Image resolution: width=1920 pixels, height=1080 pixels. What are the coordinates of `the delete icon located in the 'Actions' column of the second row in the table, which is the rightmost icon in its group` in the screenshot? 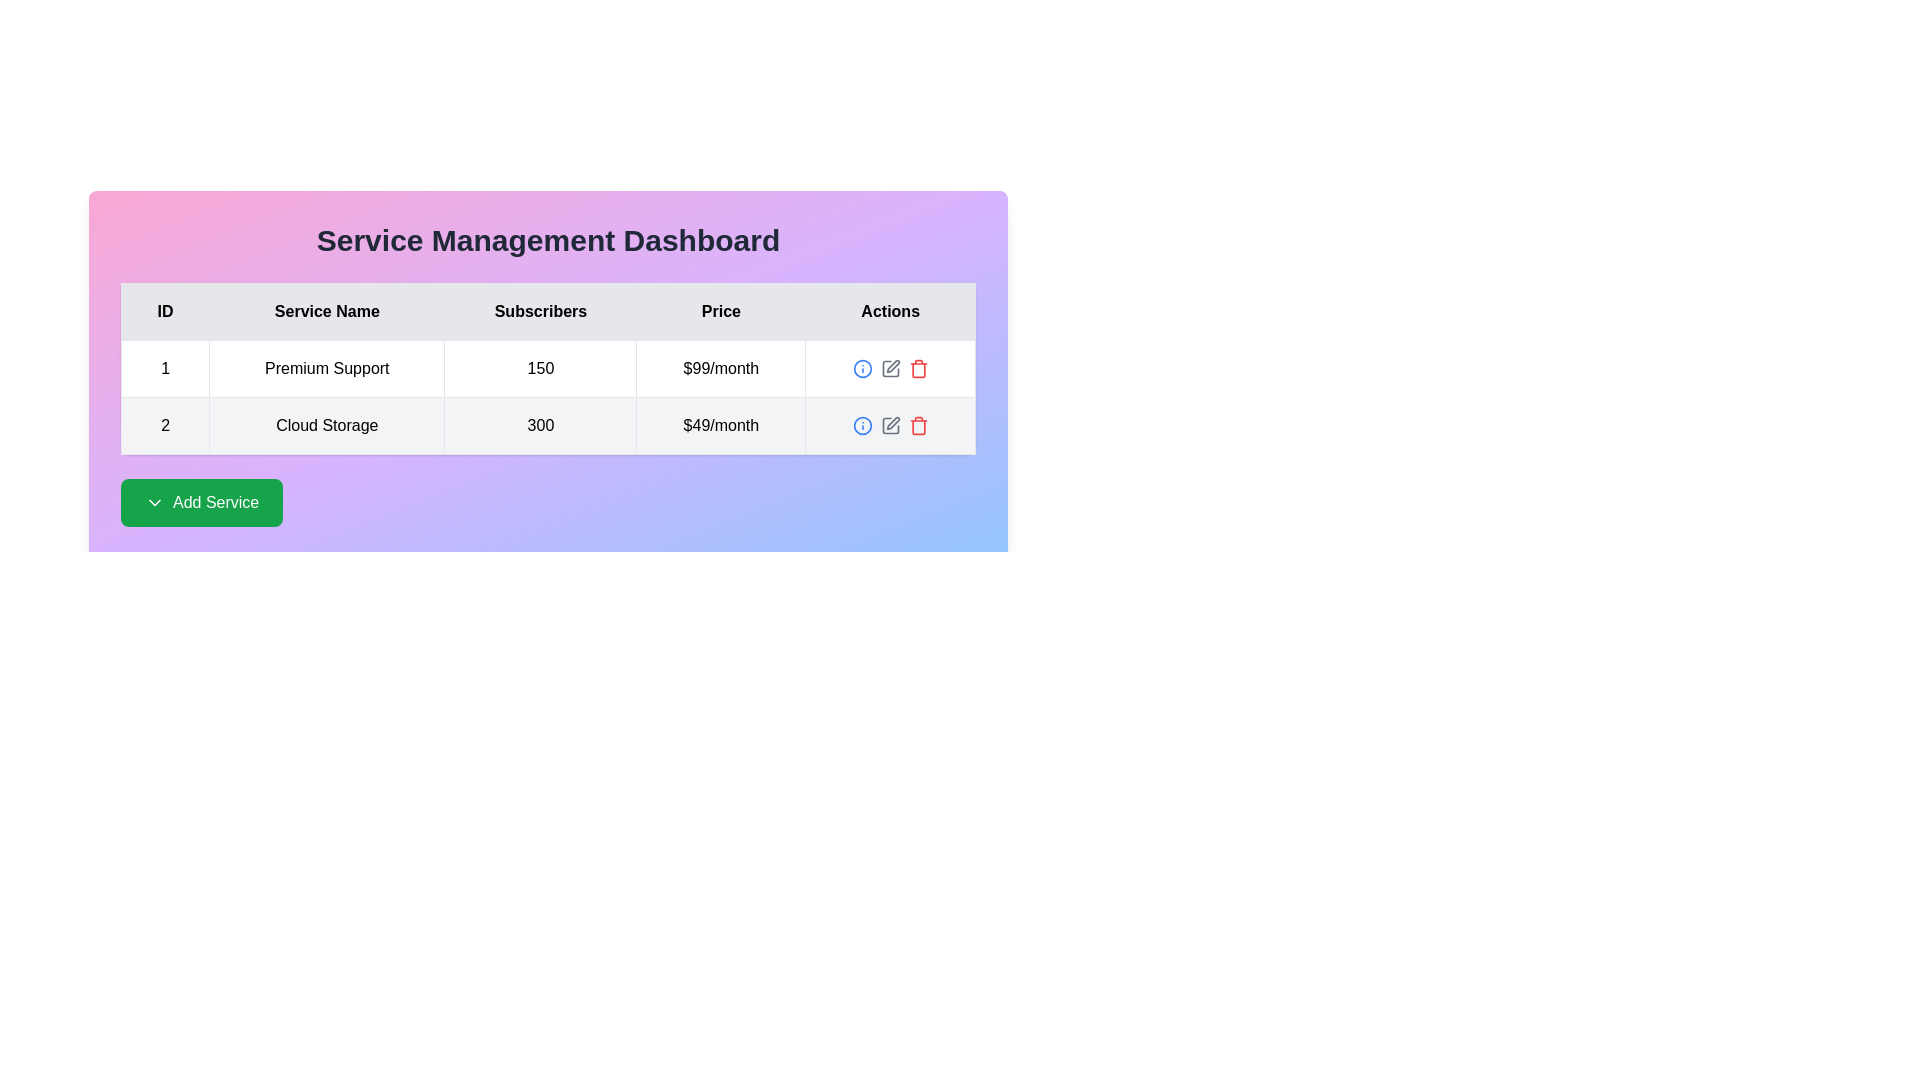 It's located at (917, 370).